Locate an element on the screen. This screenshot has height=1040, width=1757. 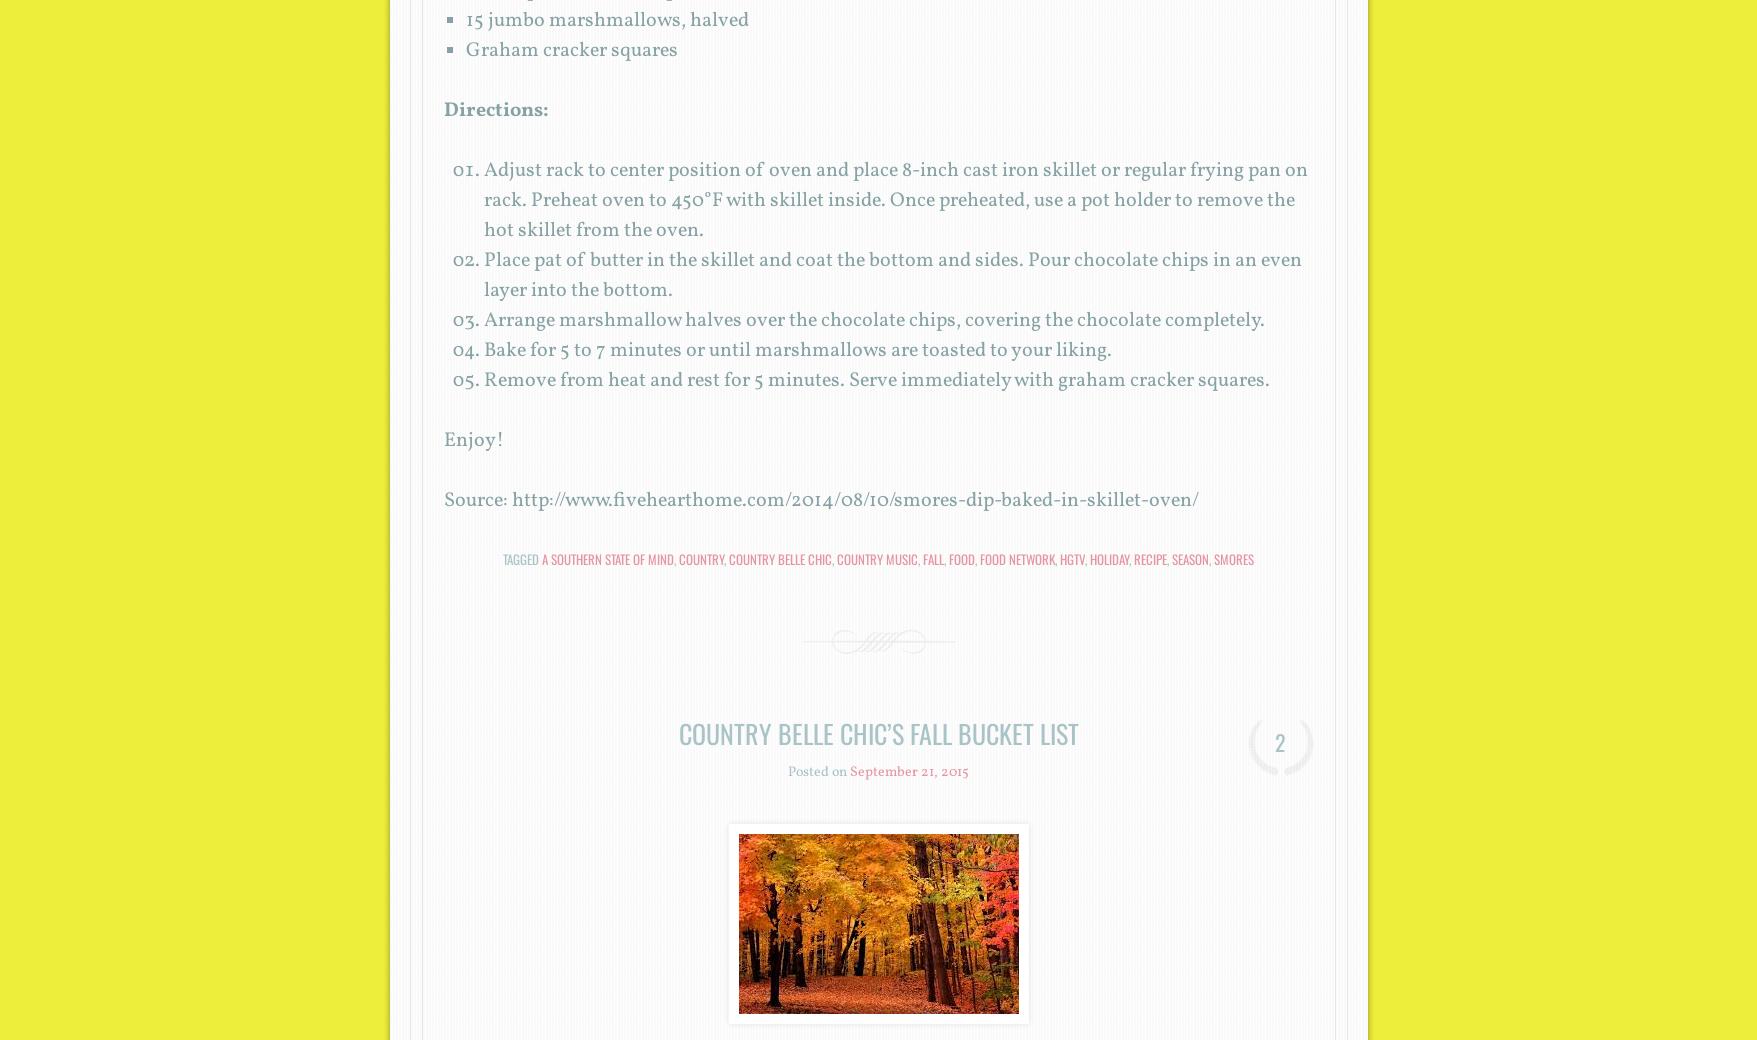
'Recipe' is located at coordinates (1149, 558).